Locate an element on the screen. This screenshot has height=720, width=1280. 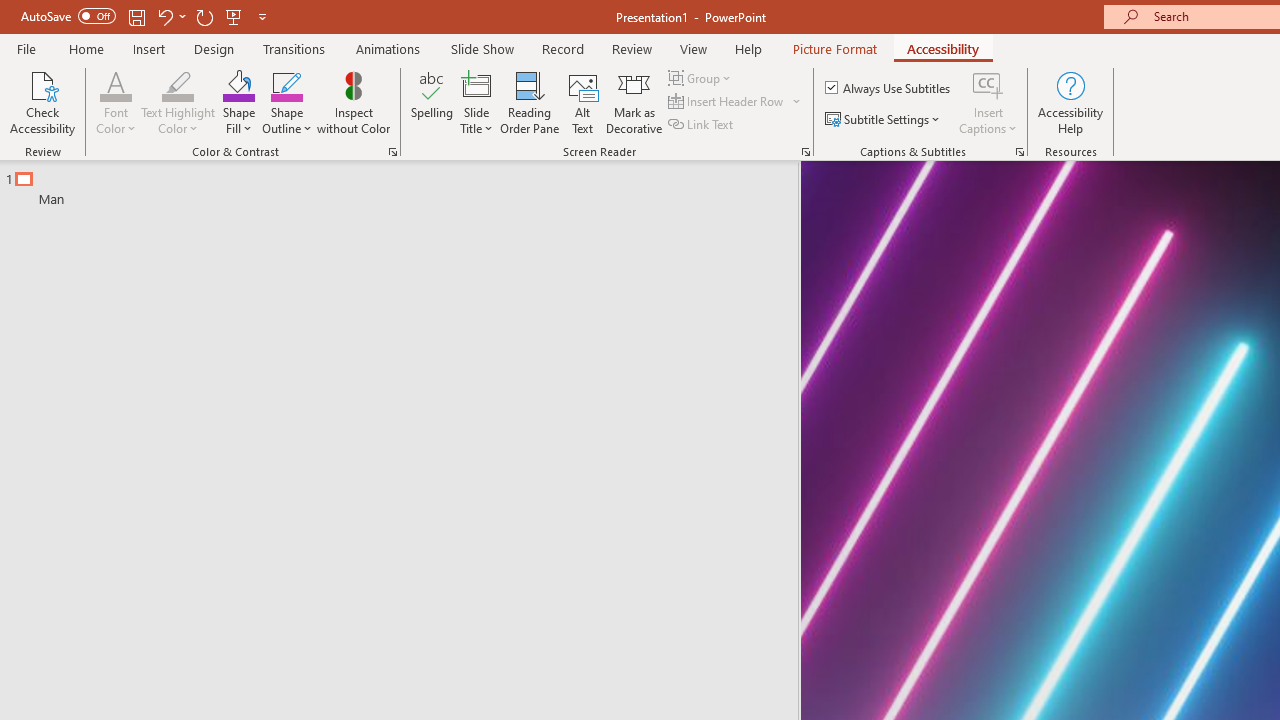
'Captions & Subtitles' is located at coordinates (1020, 150).